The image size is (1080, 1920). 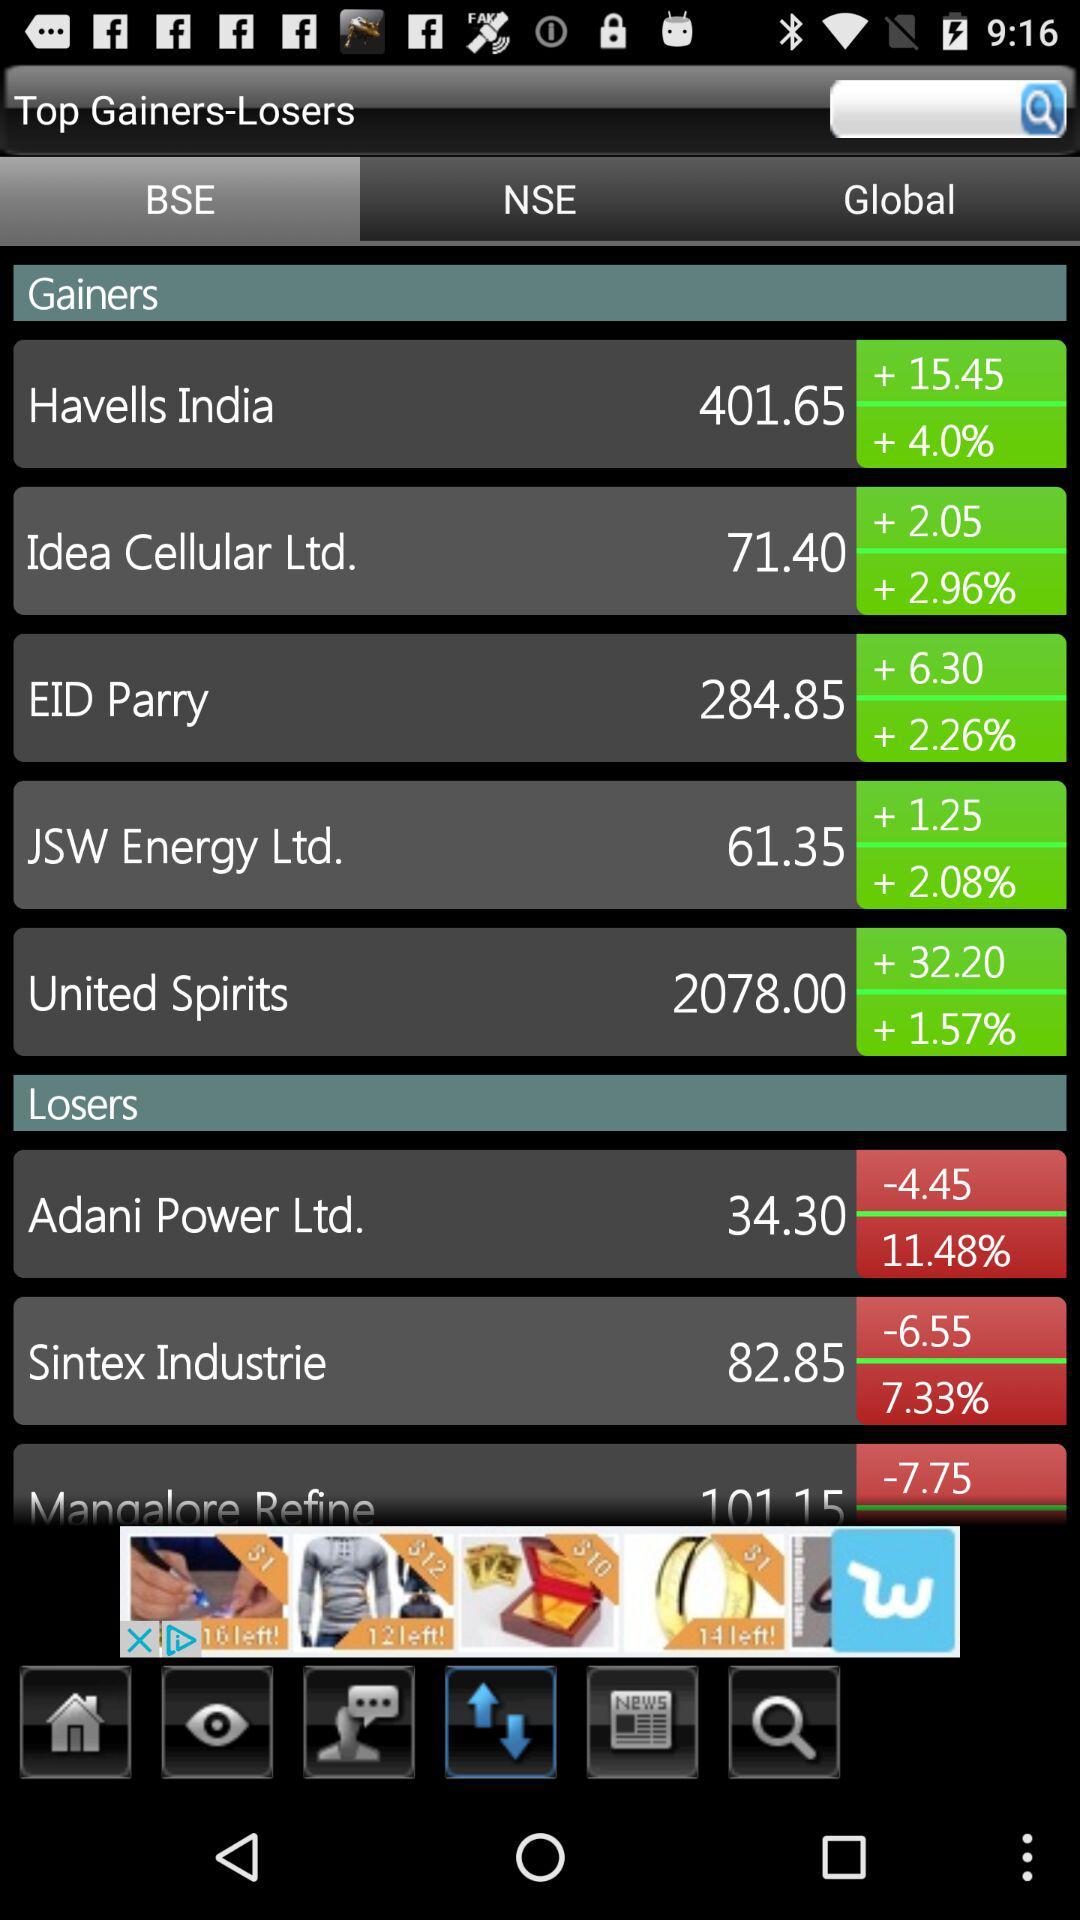 I want to click on search, so click(x=947, y=108).